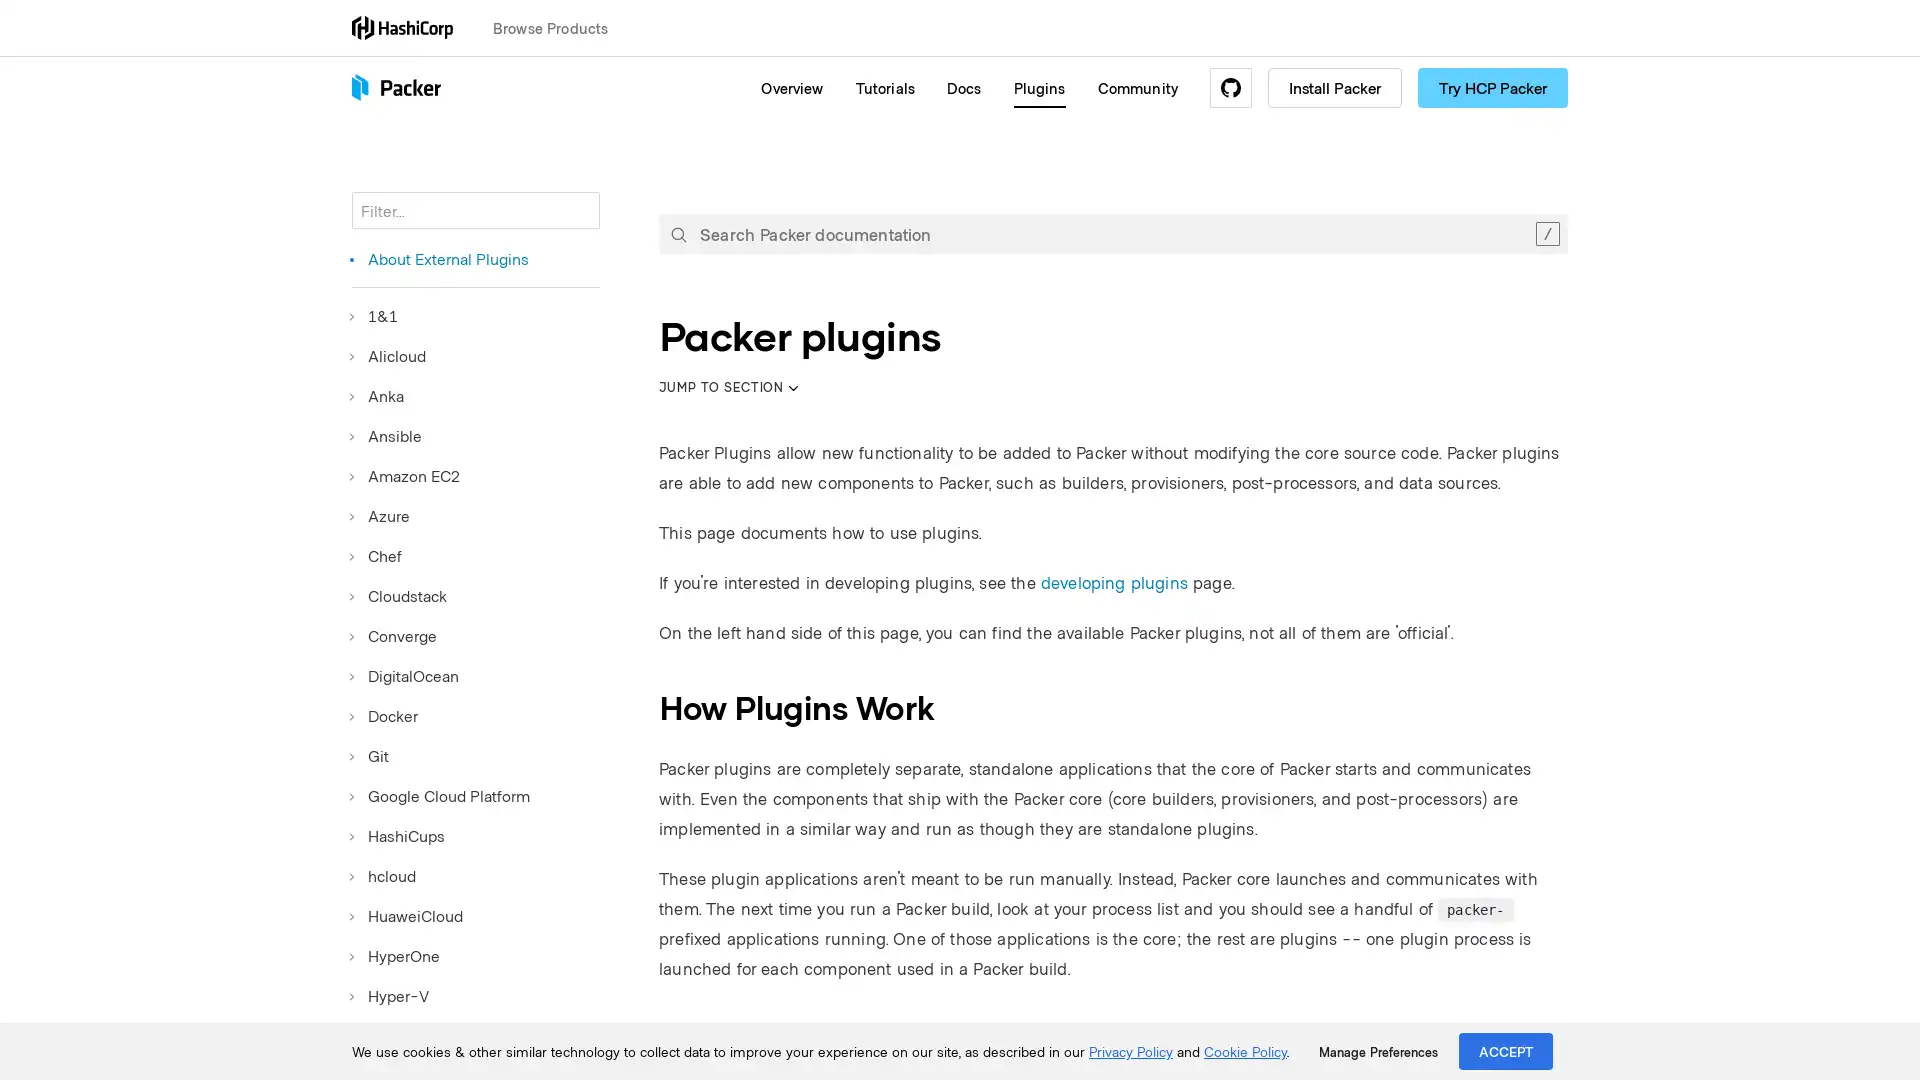 The width and height of the screenshot is (1920, 1080). What do you see at coordinates (387, 434) in the screenshot?
I see `Ansible` at bounding box center [387, 434].